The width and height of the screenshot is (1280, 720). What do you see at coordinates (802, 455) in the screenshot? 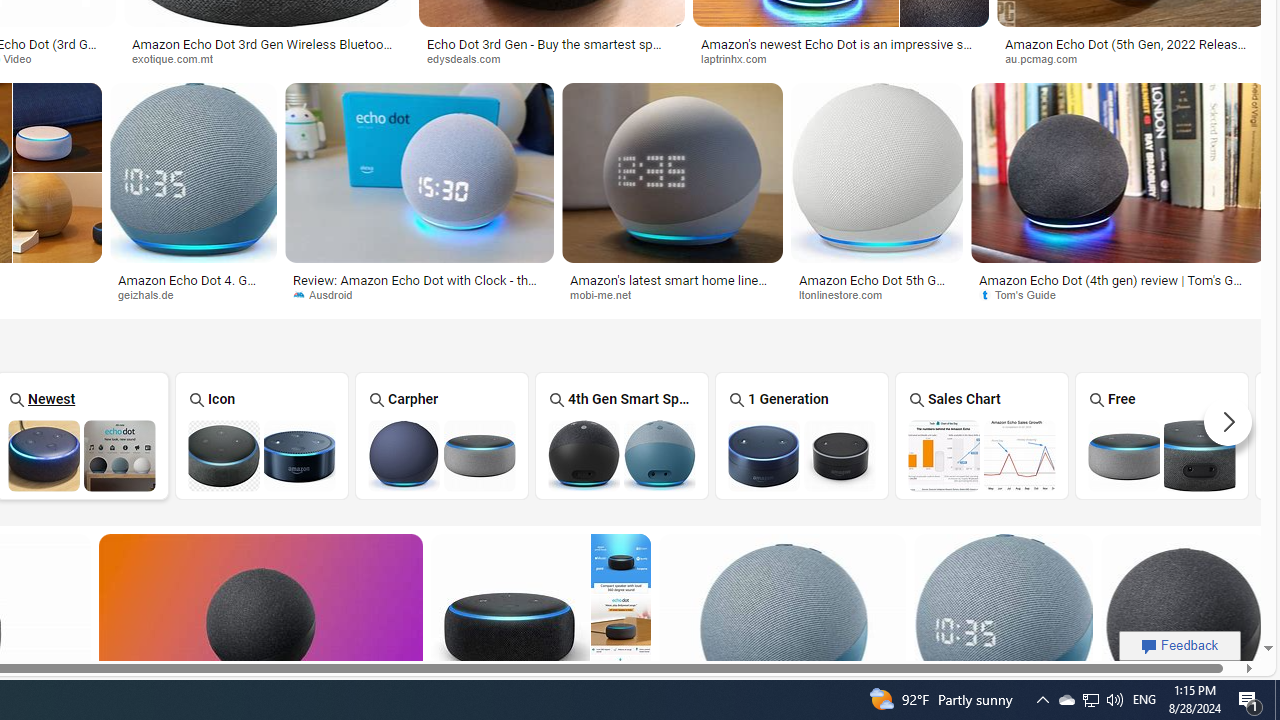
I see `'Amazon Echo Dot 1 Generation'` at bounding box center [802, 455].